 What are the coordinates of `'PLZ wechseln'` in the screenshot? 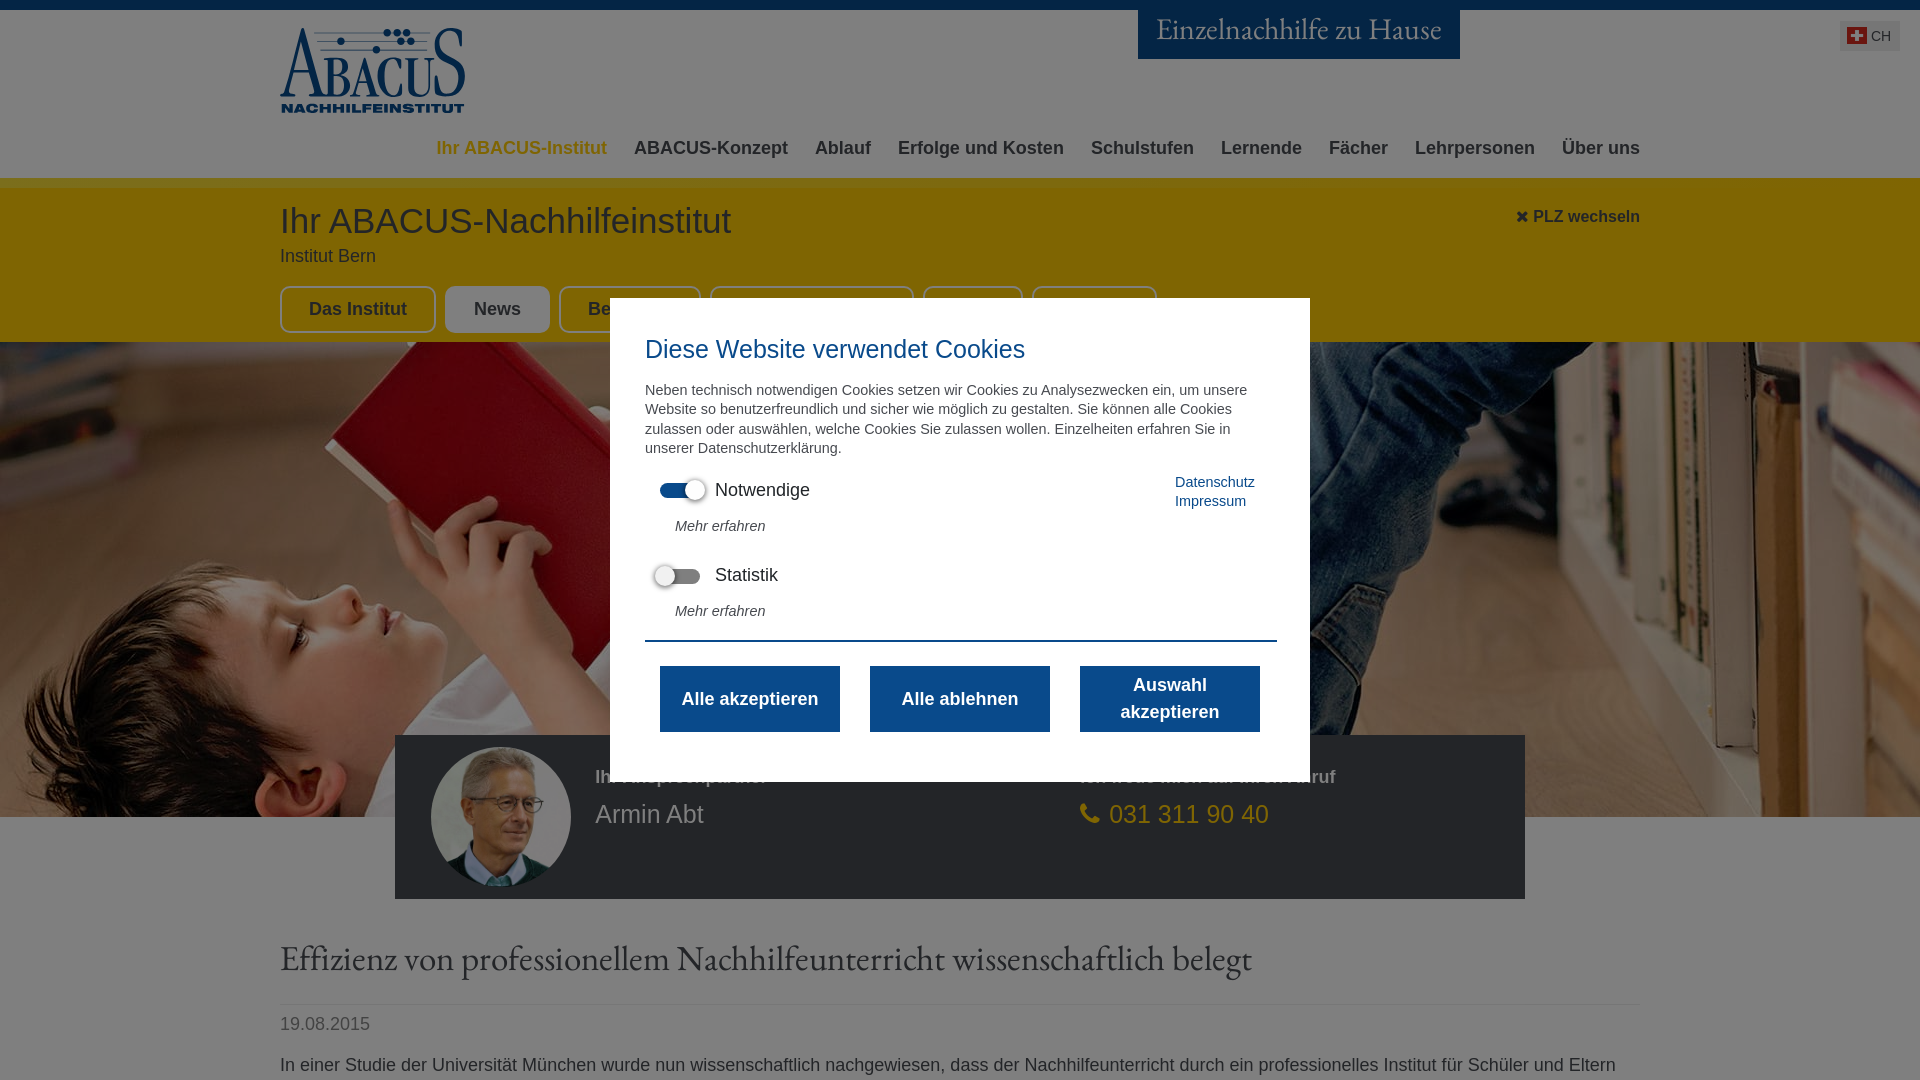 It's located at (1516, 212).